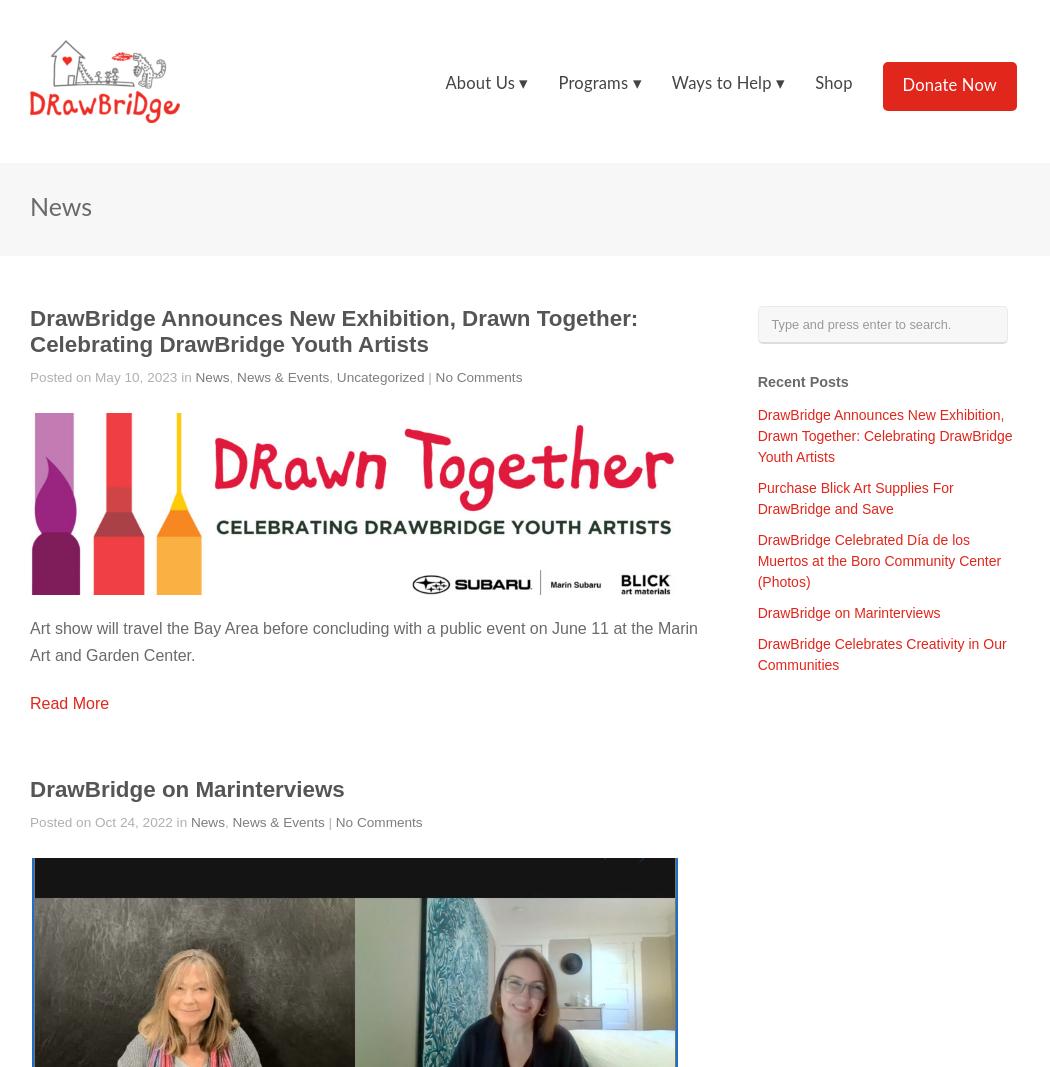  Describe the element at coordinates (801, 380) in the screenshot. I see `'Recent Posts'` at that location.